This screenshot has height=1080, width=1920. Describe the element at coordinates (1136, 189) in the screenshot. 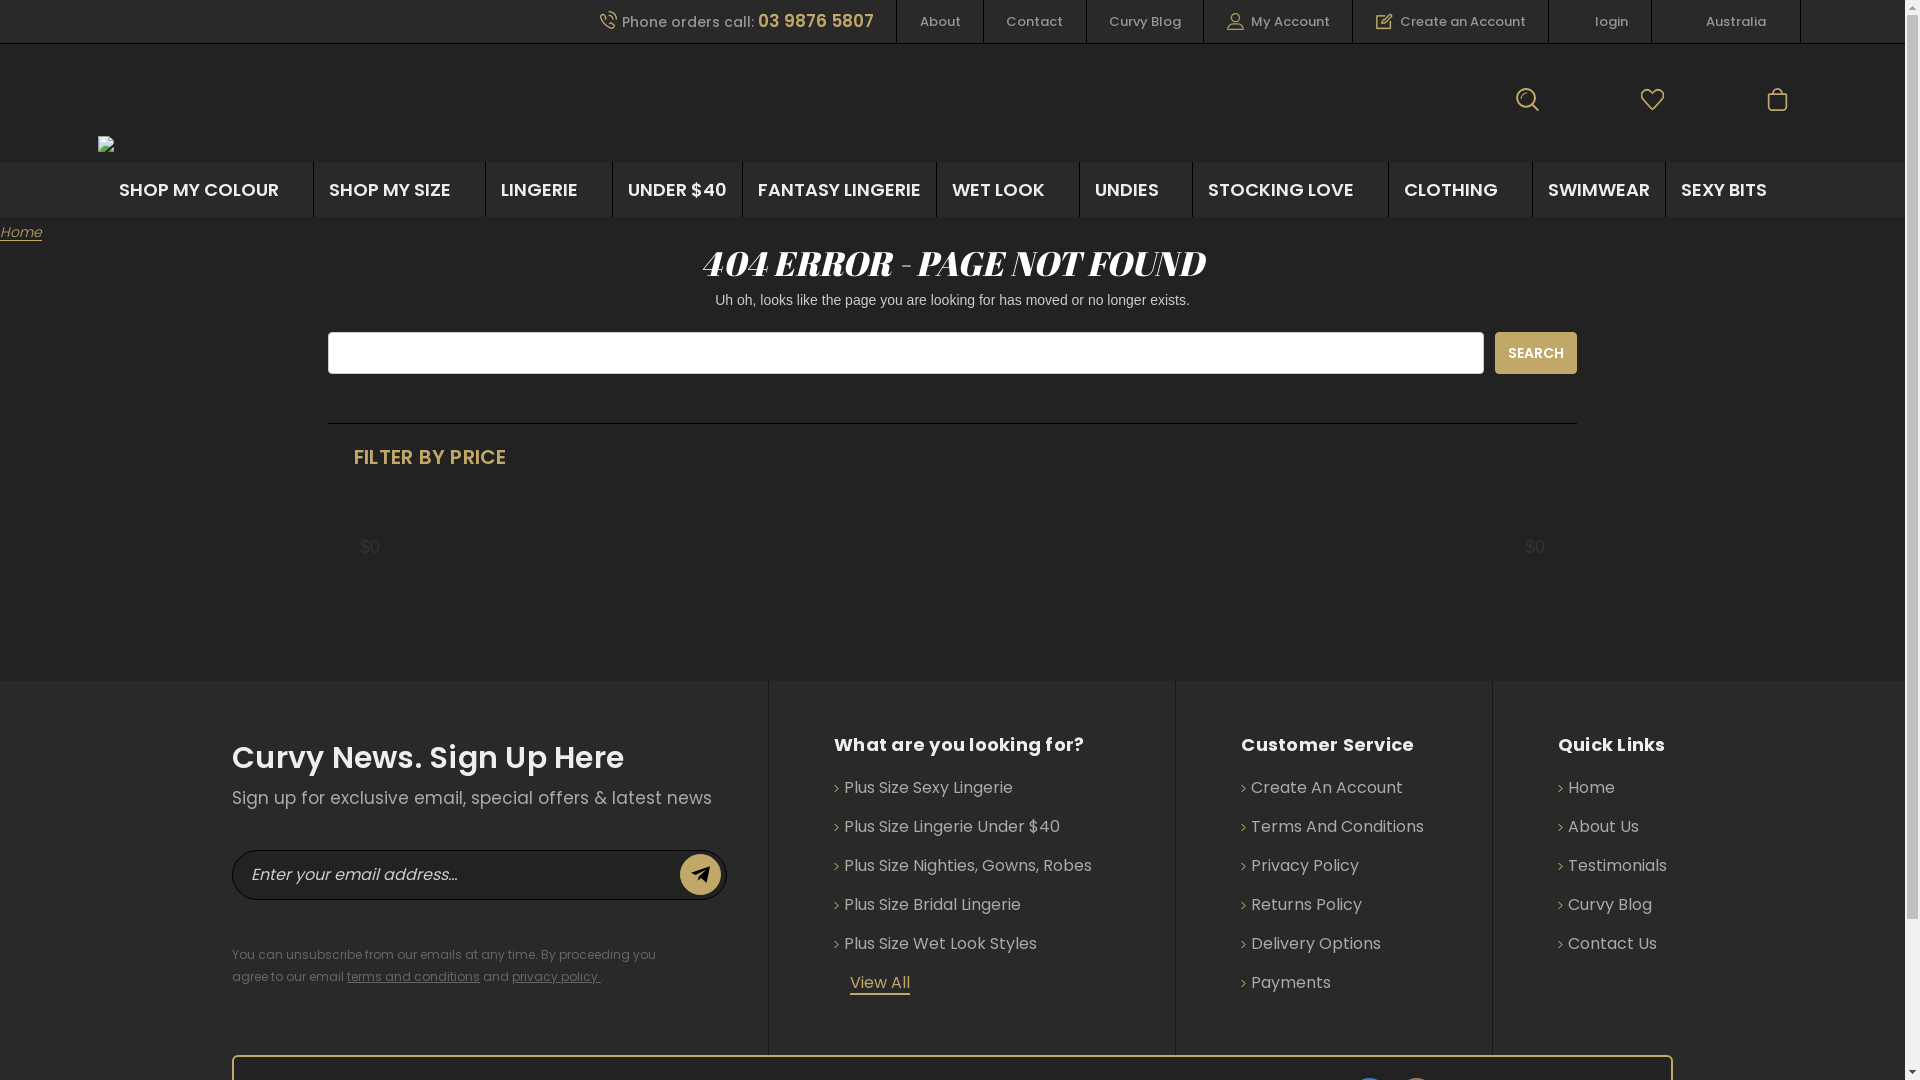

I see `'UNDIES'` at that location.